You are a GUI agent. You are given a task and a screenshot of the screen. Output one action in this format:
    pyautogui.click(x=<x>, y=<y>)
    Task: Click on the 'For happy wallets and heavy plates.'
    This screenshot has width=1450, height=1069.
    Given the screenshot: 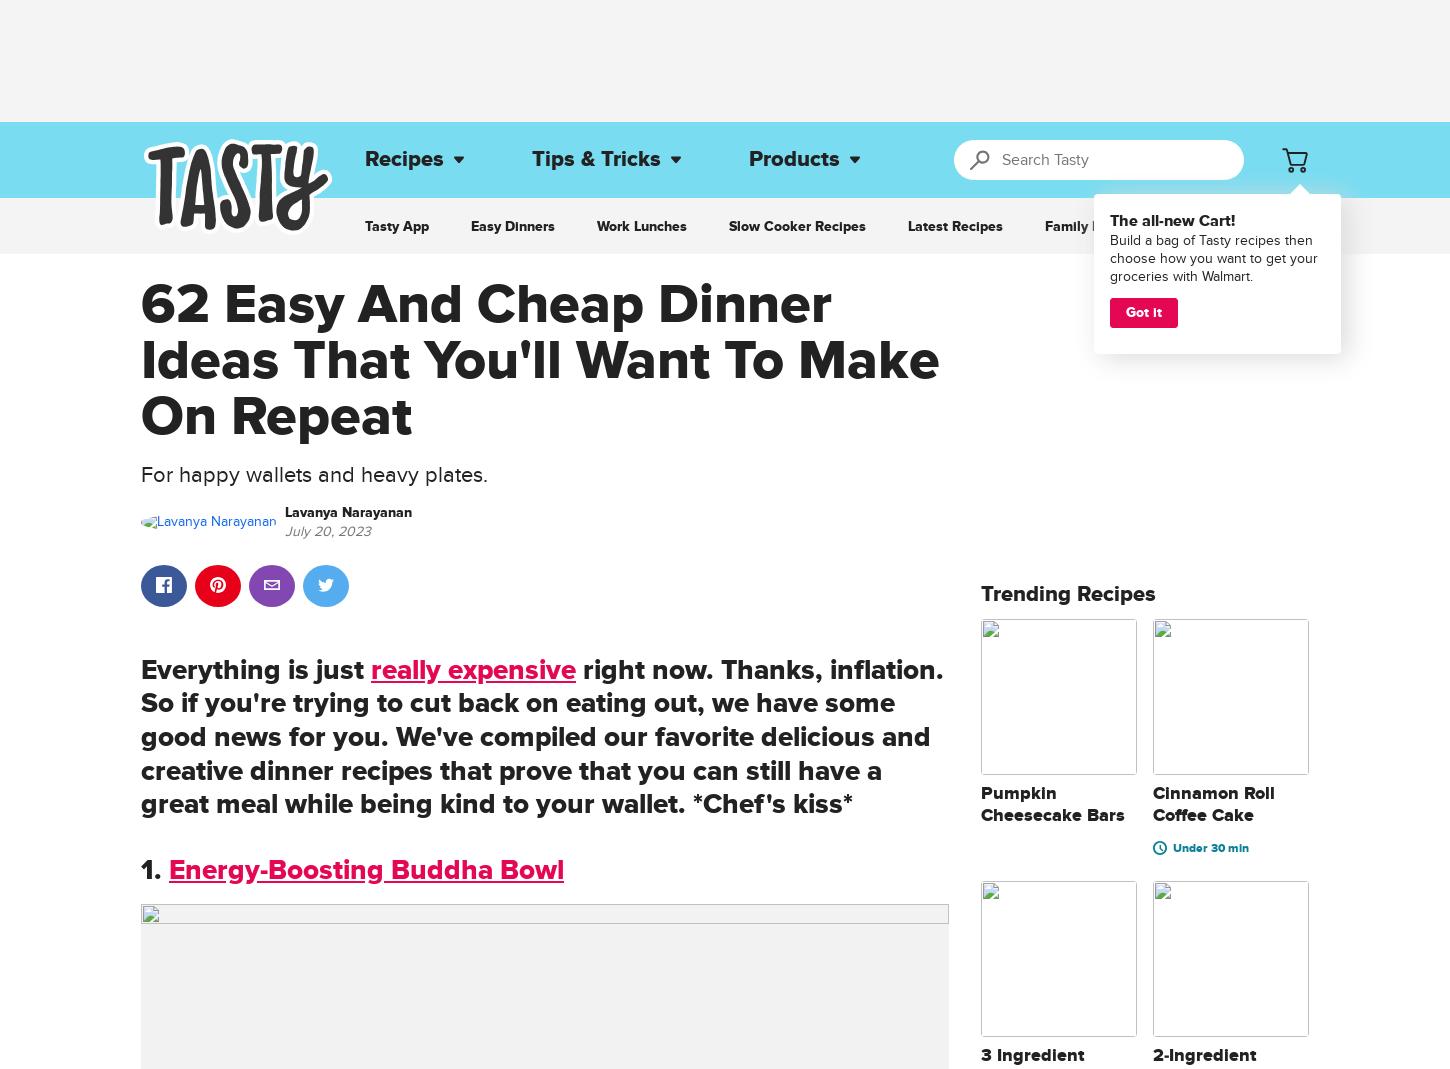 What is the action you would take?
    pyautogui.click(x=314, y=473)
    